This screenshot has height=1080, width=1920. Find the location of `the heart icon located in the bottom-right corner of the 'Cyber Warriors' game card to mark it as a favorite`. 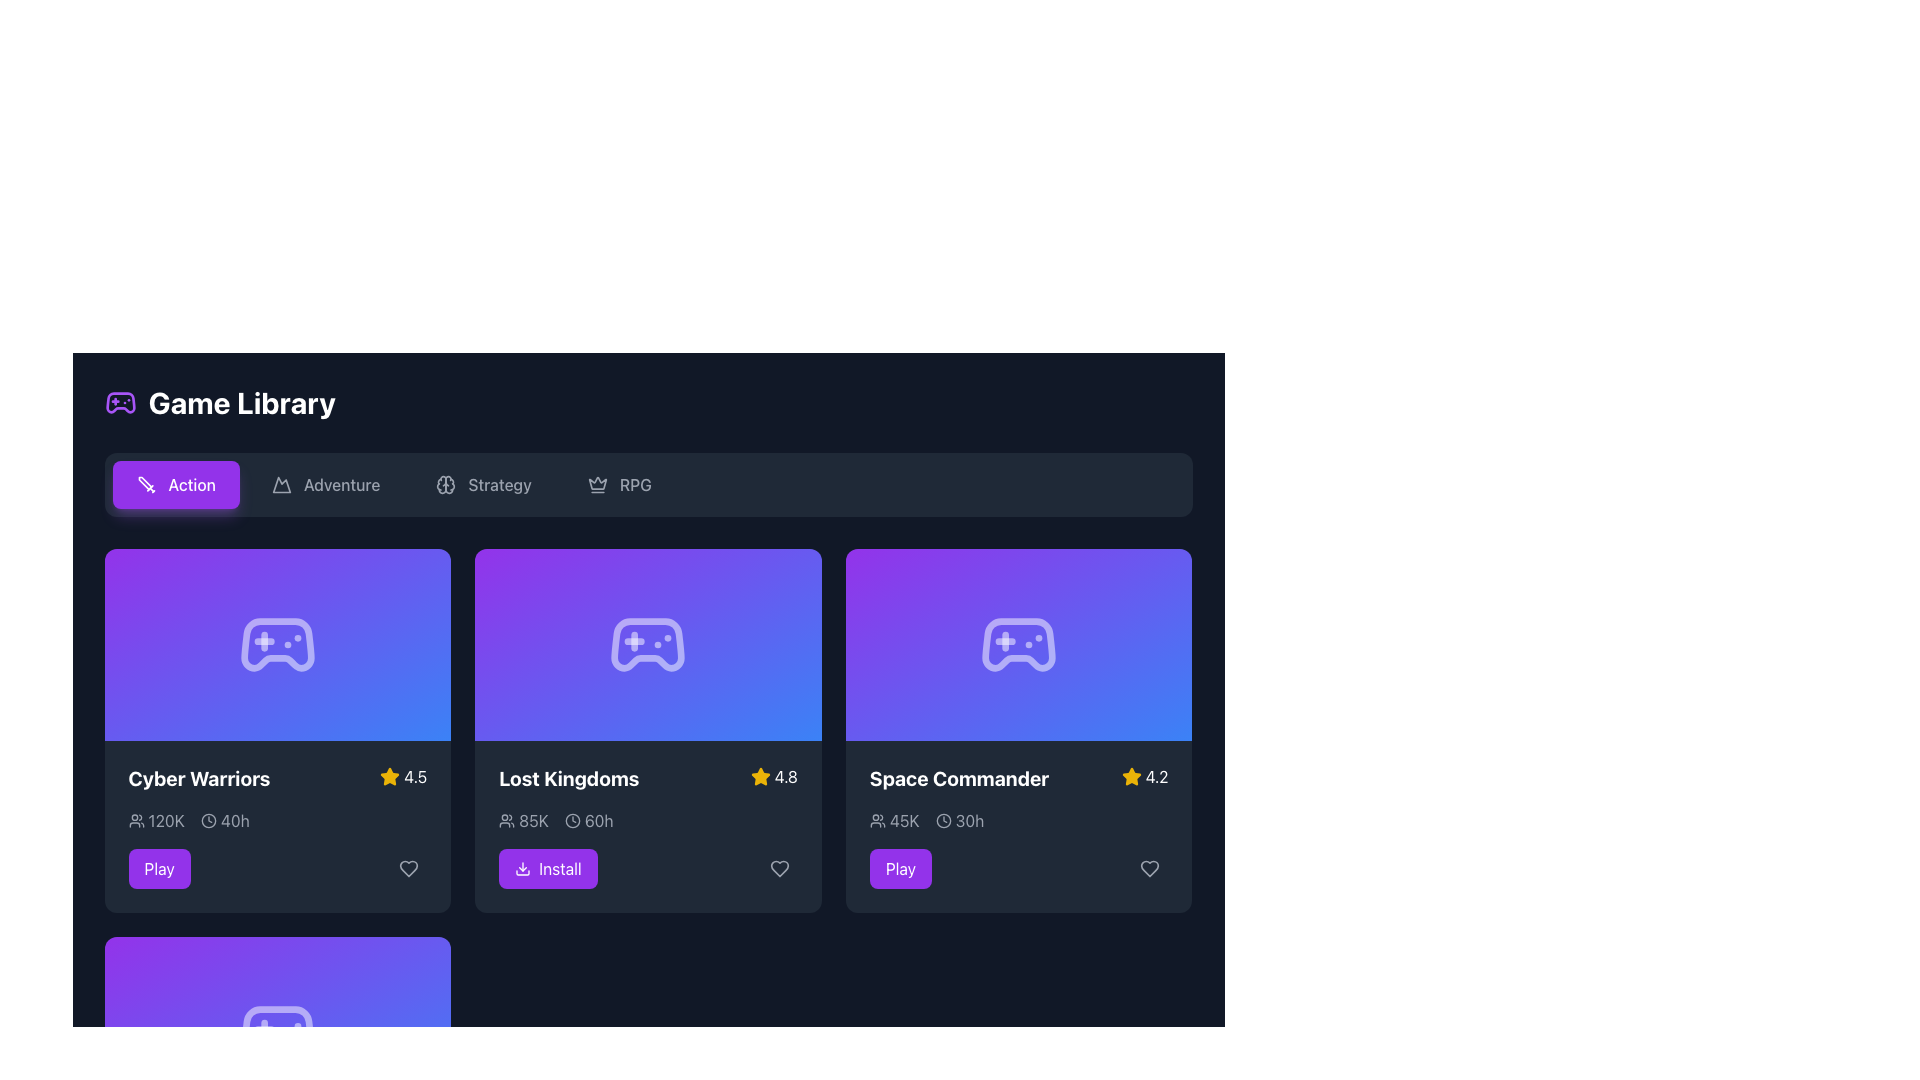

the heart icon located in the bottom-right corner of the 'Cyber Warriors' game card to mark it as a favorite is located at coordinates (408, 867).